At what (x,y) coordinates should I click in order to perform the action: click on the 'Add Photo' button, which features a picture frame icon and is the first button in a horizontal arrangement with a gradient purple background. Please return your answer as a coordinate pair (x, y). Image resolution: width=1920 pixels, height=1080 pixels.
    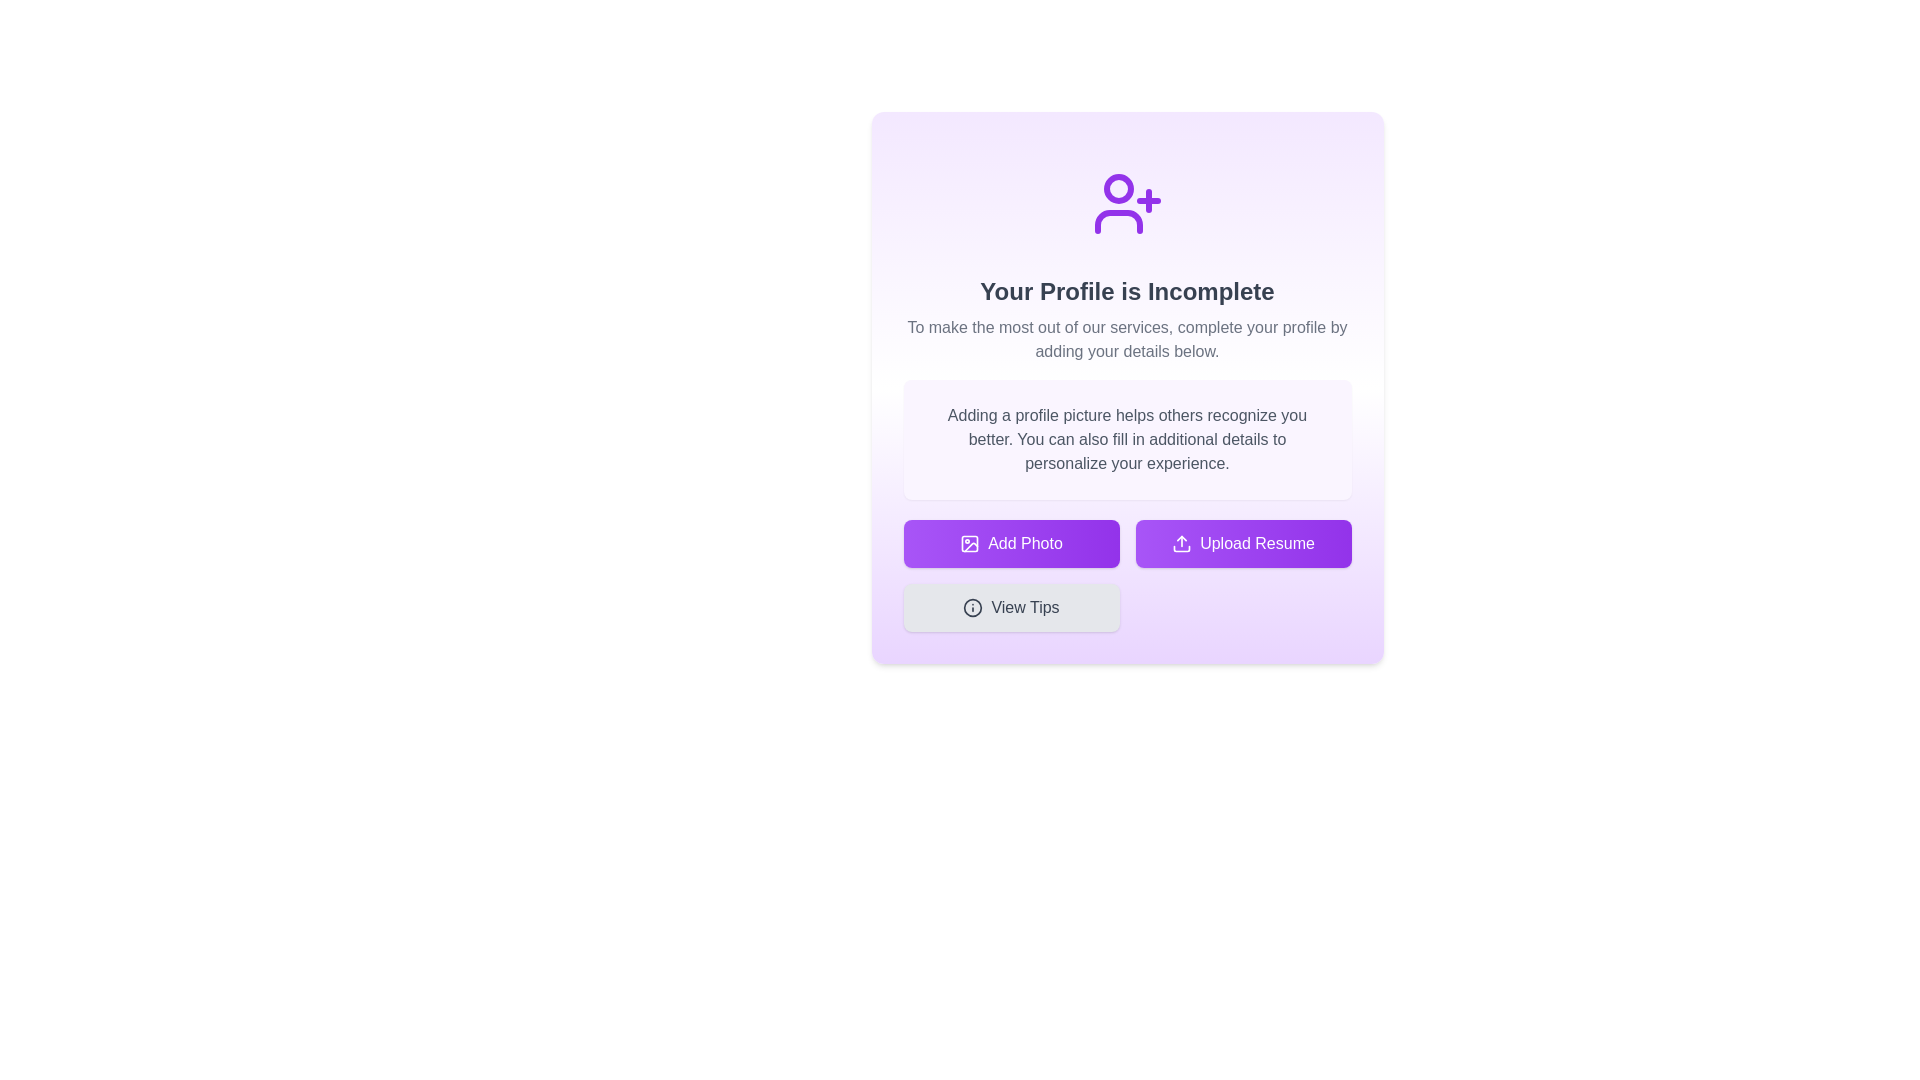
    Looking at the image, I should click on (1011, 543).